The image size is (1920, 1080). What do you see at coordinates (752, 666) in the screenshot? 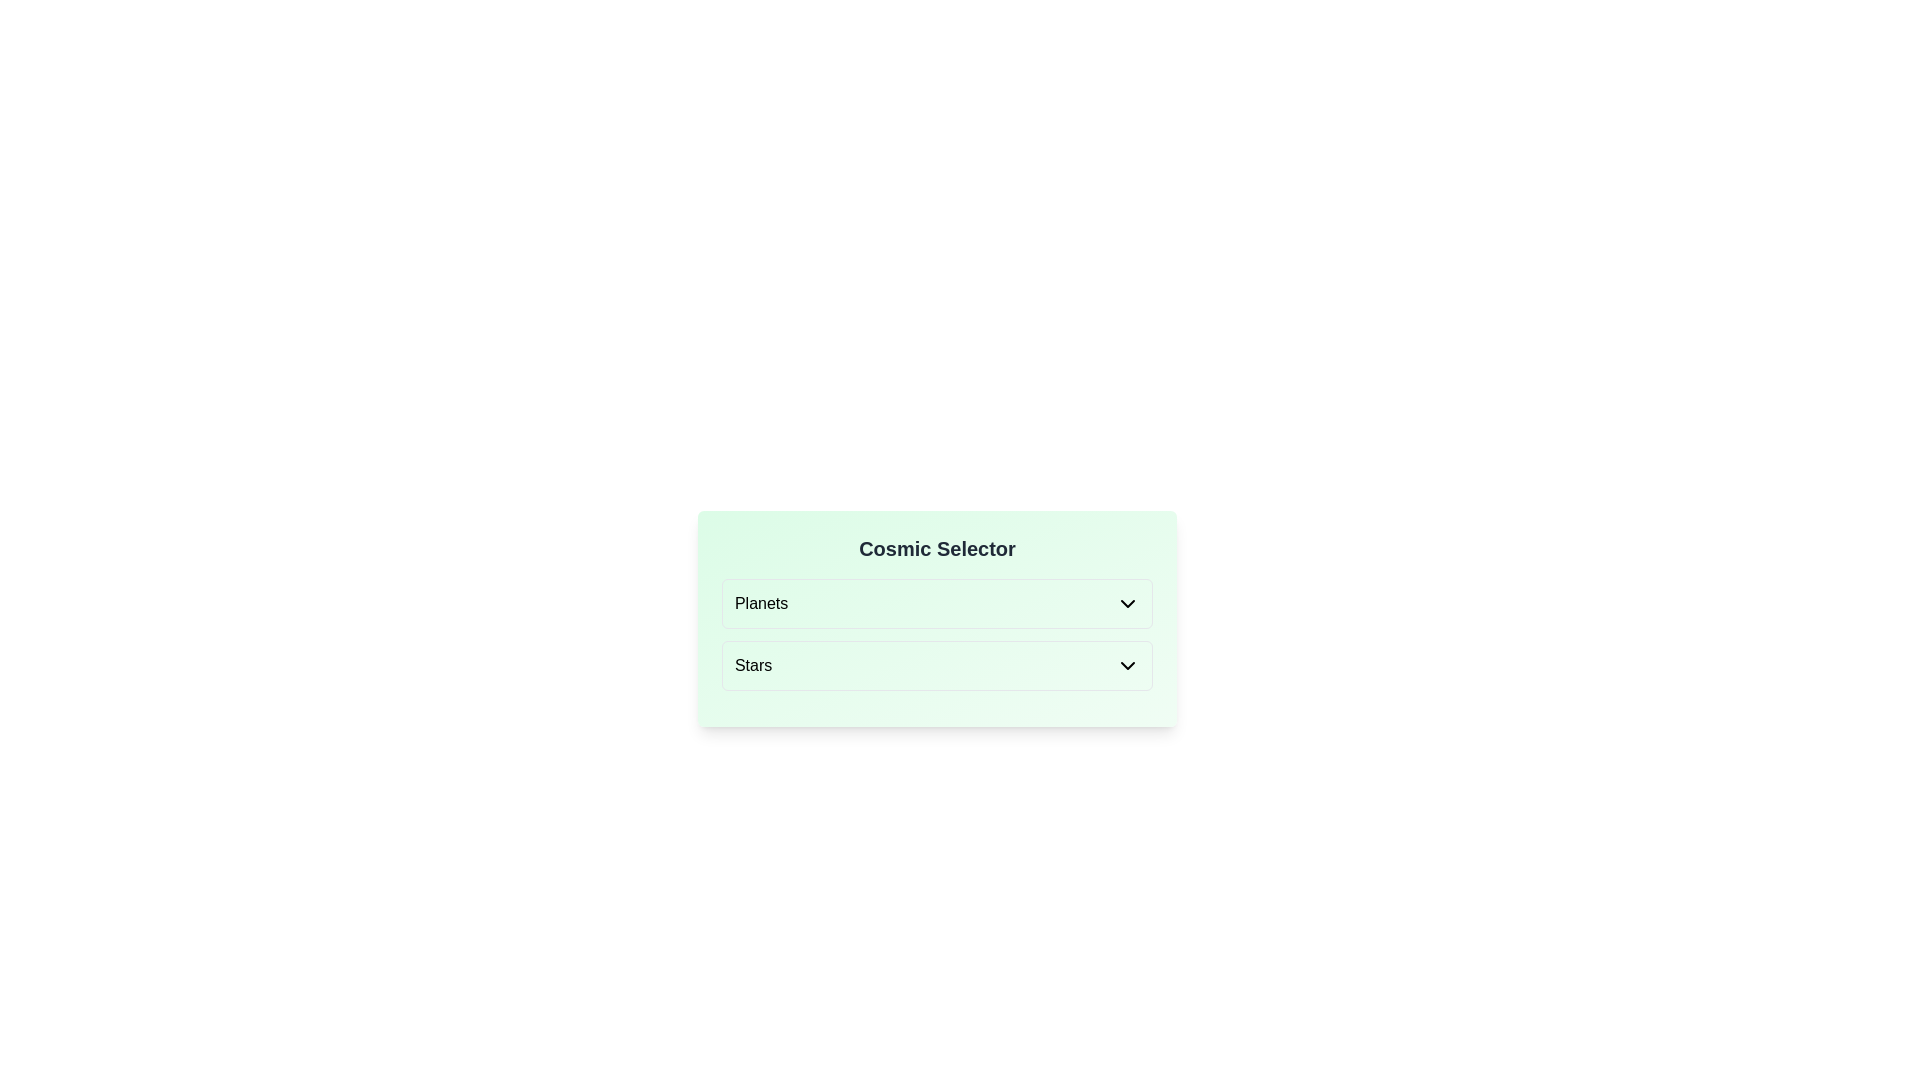
I see `the 'Stars' text label in the 'Cosmic Selector' dropdown menu` at bounding box center [752, 666].